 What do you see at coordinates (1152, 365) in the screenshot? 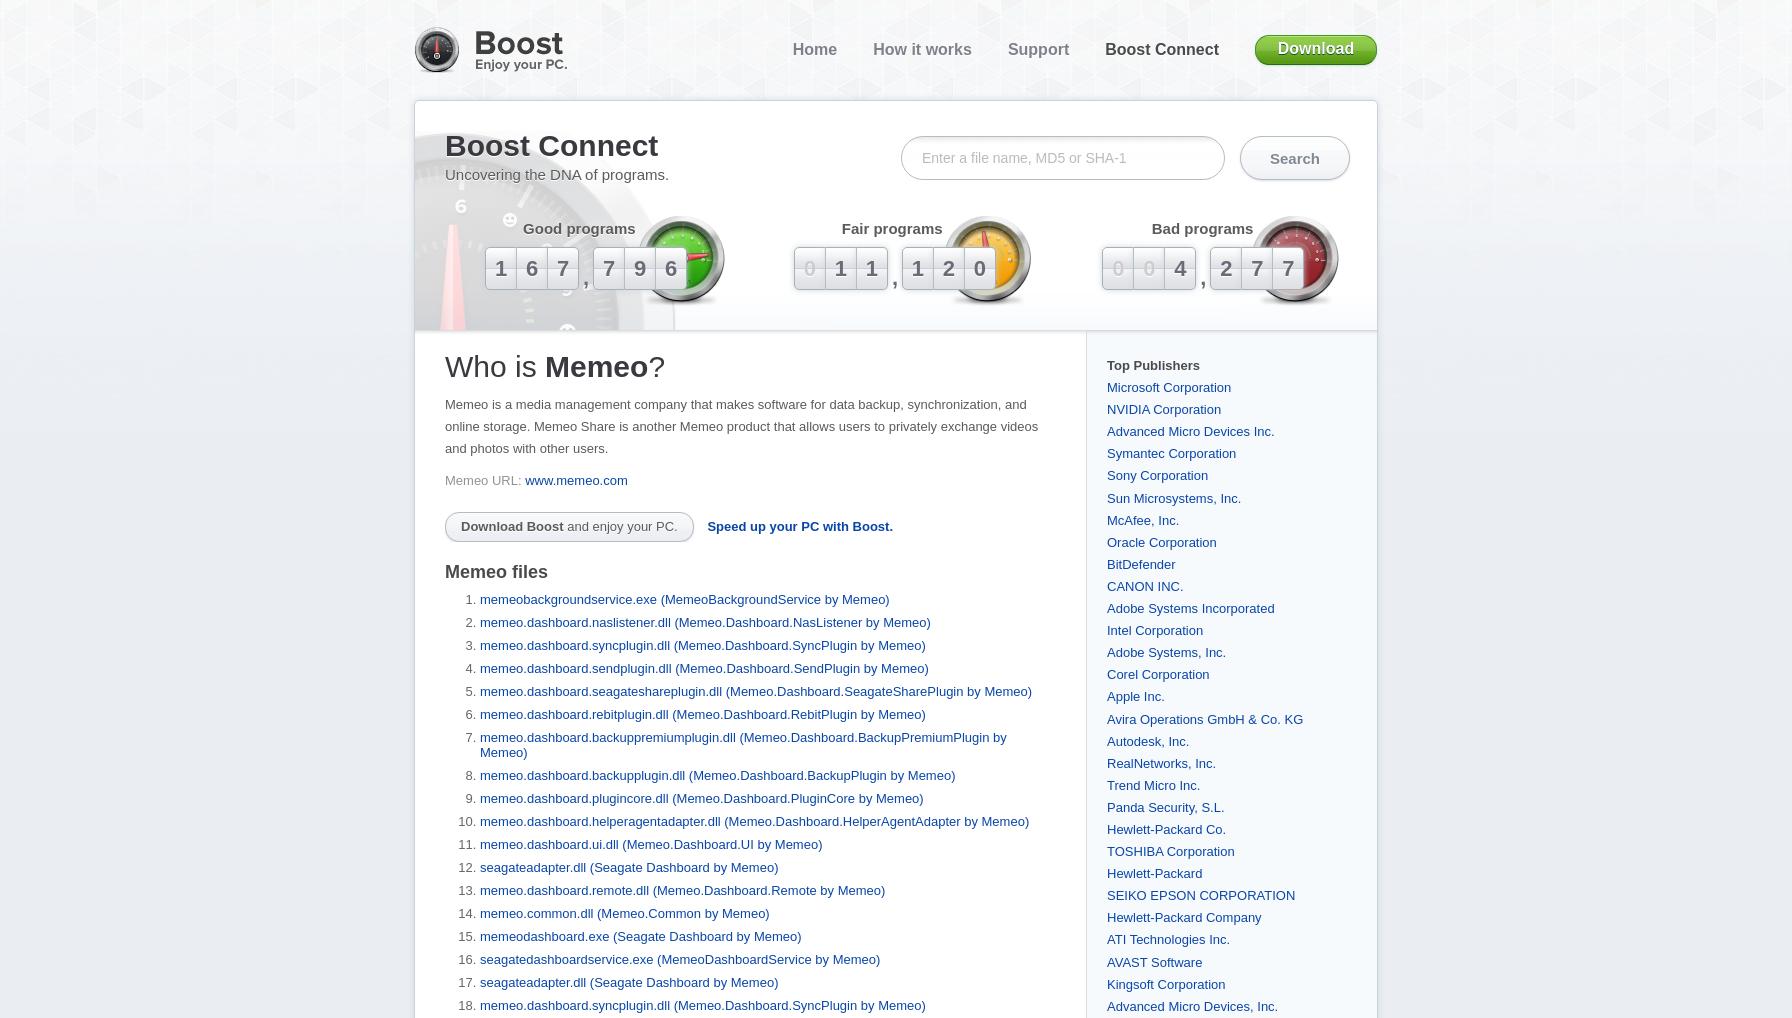
I see `'Top Publishers'` at bounding box center [1152, 365].